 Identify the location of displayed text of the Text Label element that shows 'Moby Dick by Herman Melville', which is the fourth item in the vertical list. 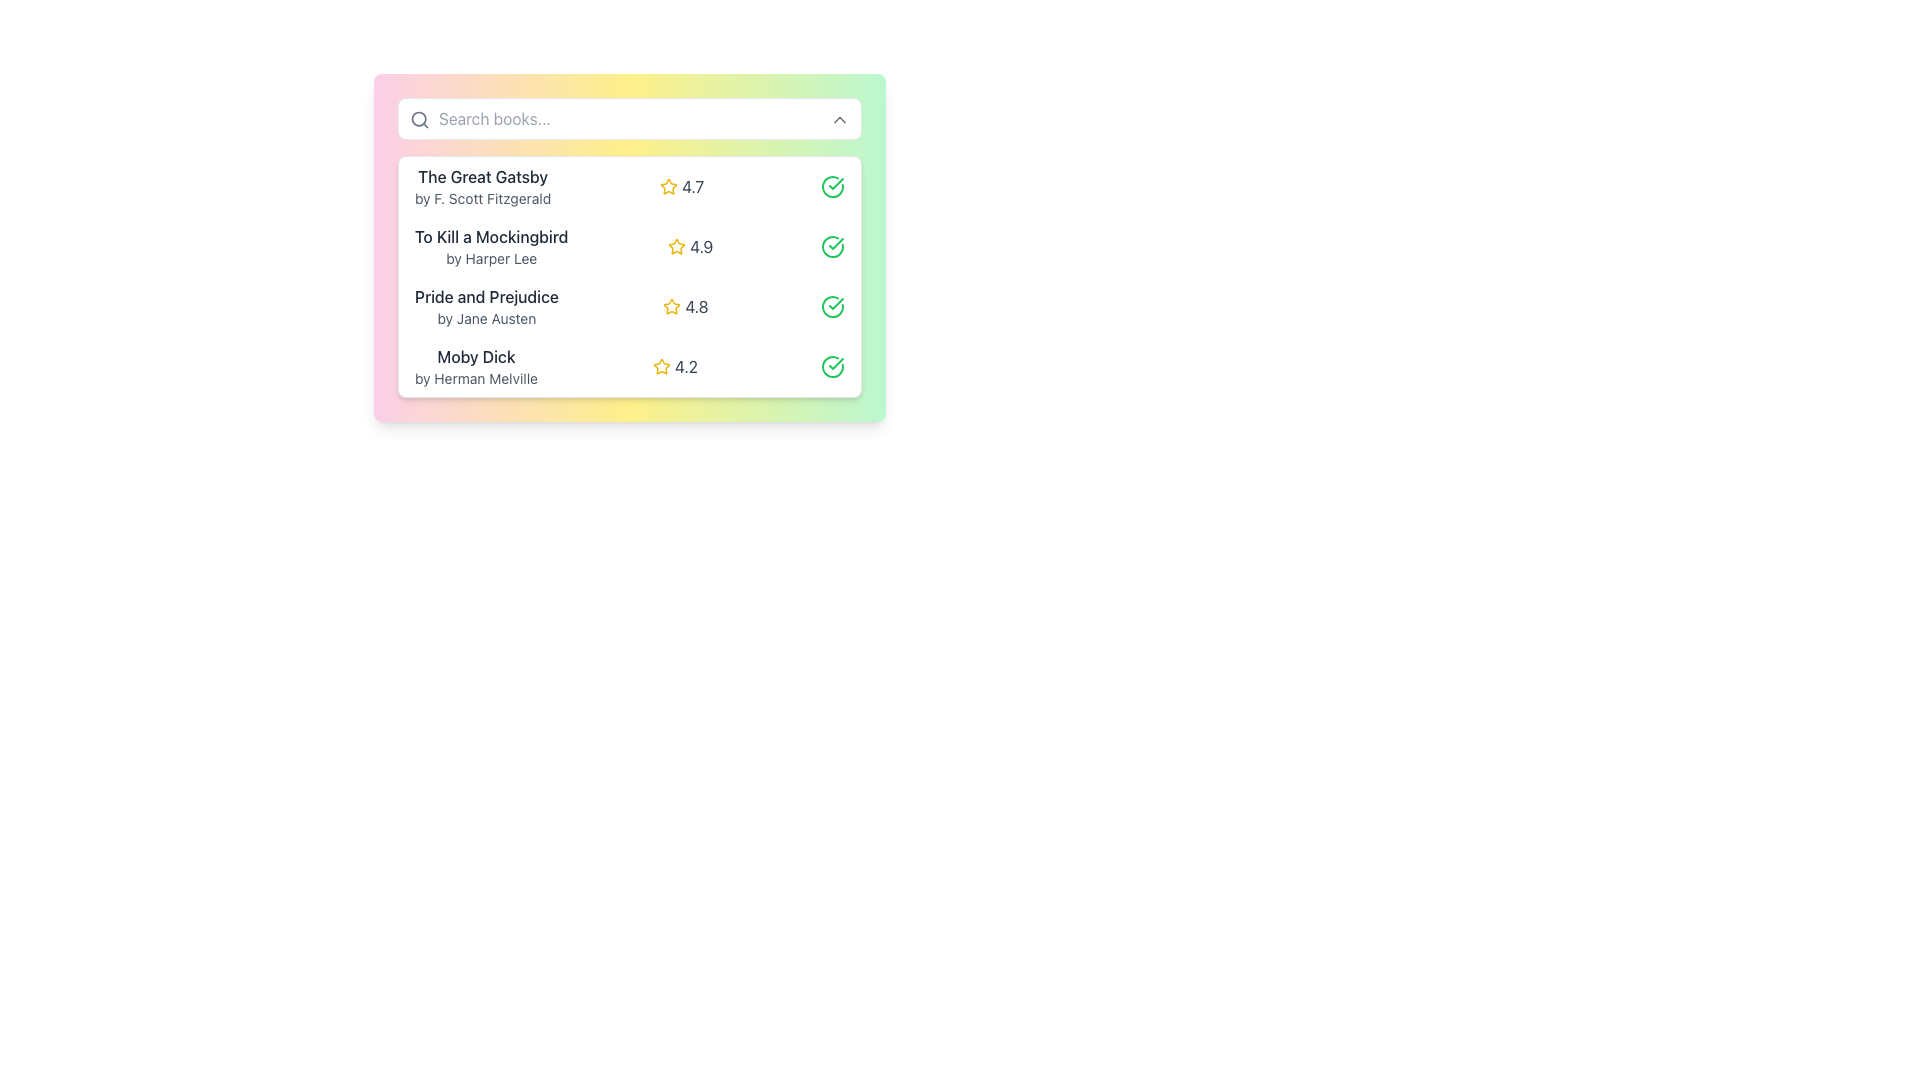
(475, 366).